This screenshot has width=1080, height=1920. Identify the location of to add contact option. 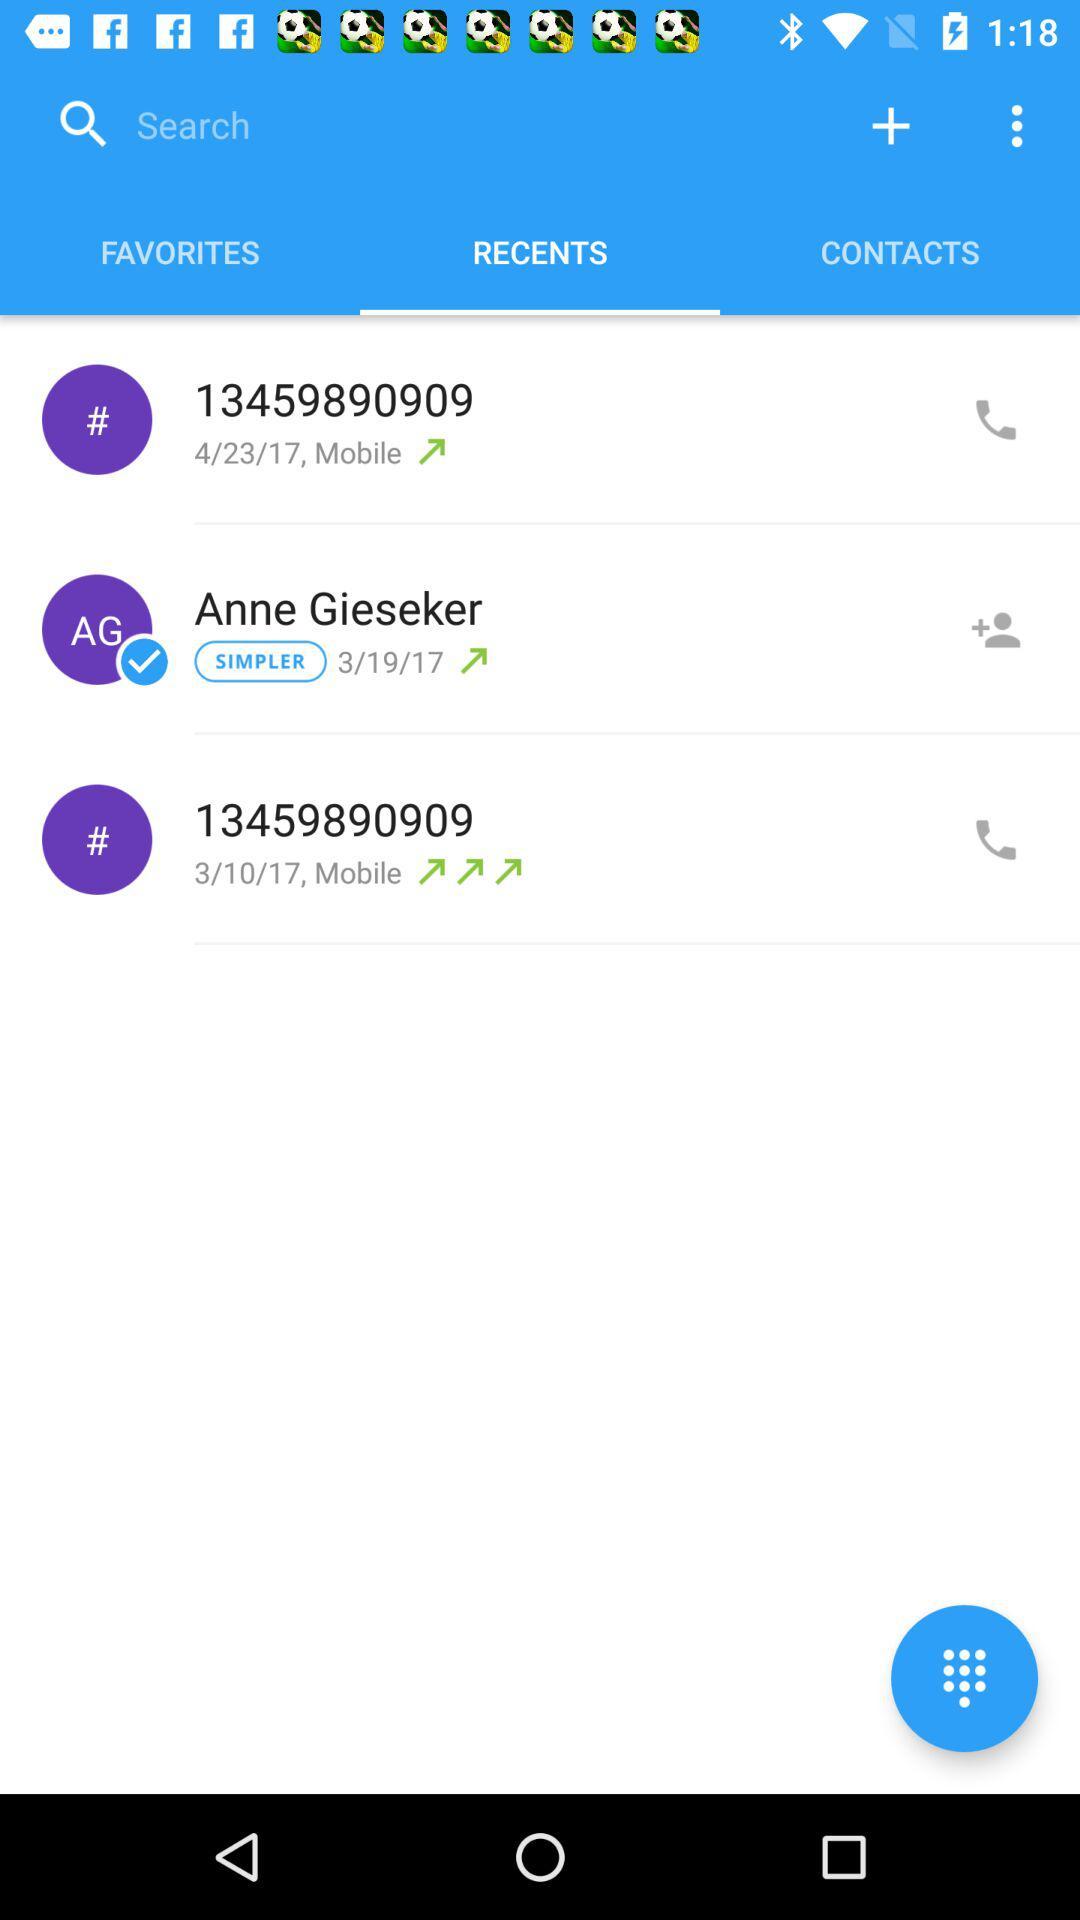
(890, 124).